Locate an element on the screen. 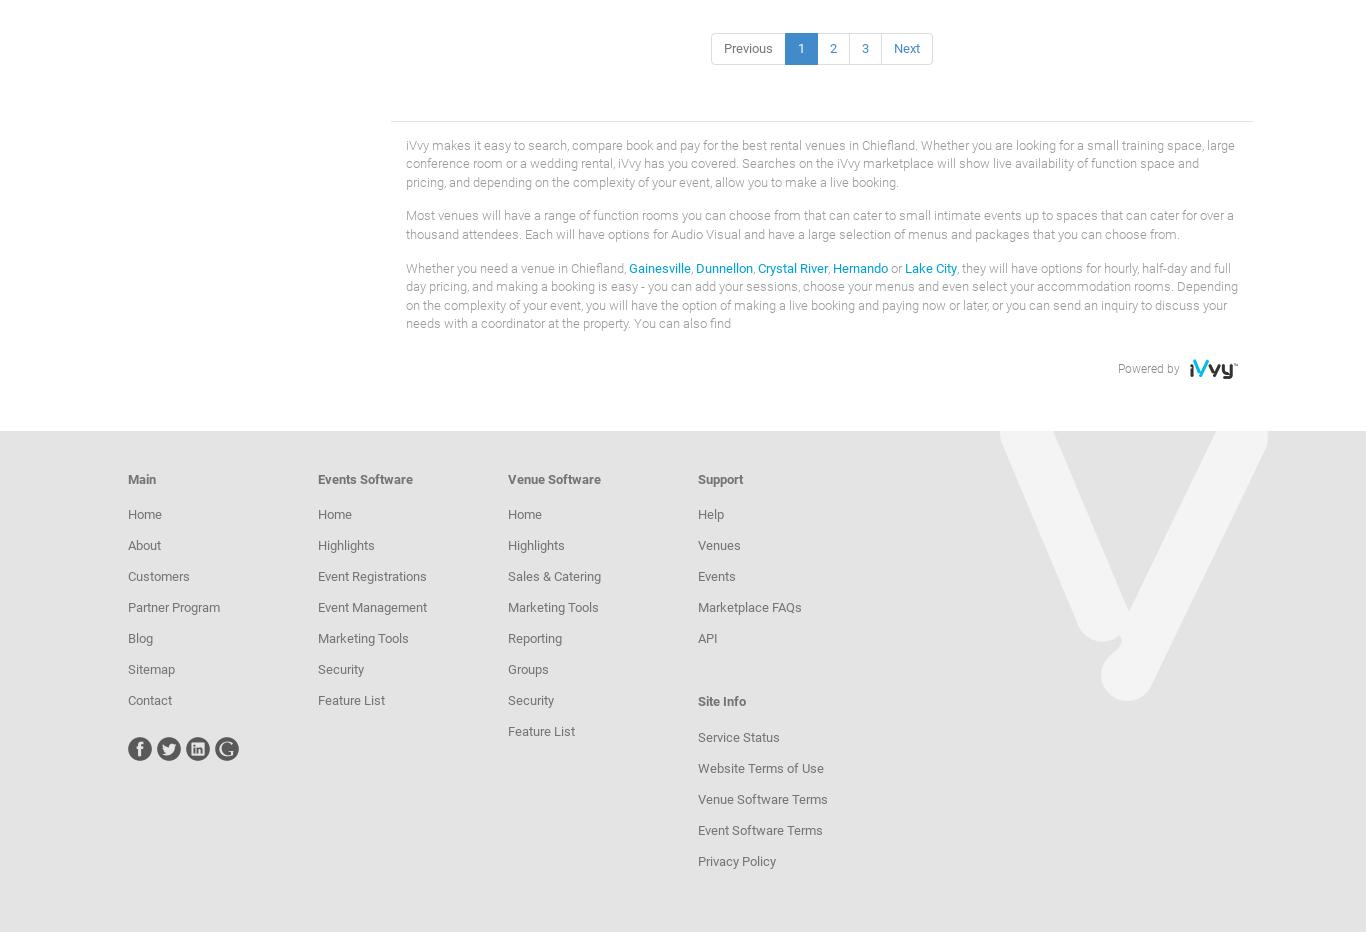  'Service Status' is located at coordinates (739, 735).